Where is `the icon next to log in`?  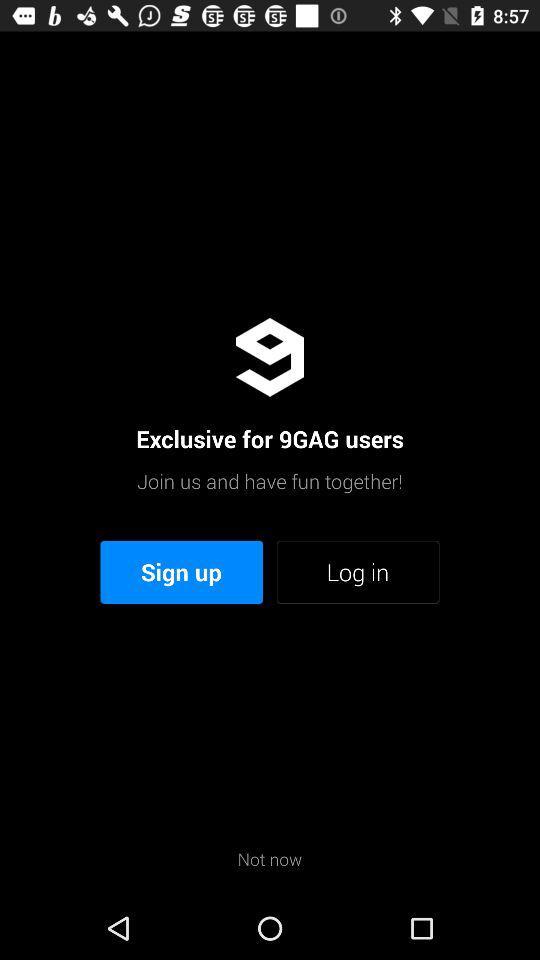 the icon next to log in is located at coordinates (181, 572).